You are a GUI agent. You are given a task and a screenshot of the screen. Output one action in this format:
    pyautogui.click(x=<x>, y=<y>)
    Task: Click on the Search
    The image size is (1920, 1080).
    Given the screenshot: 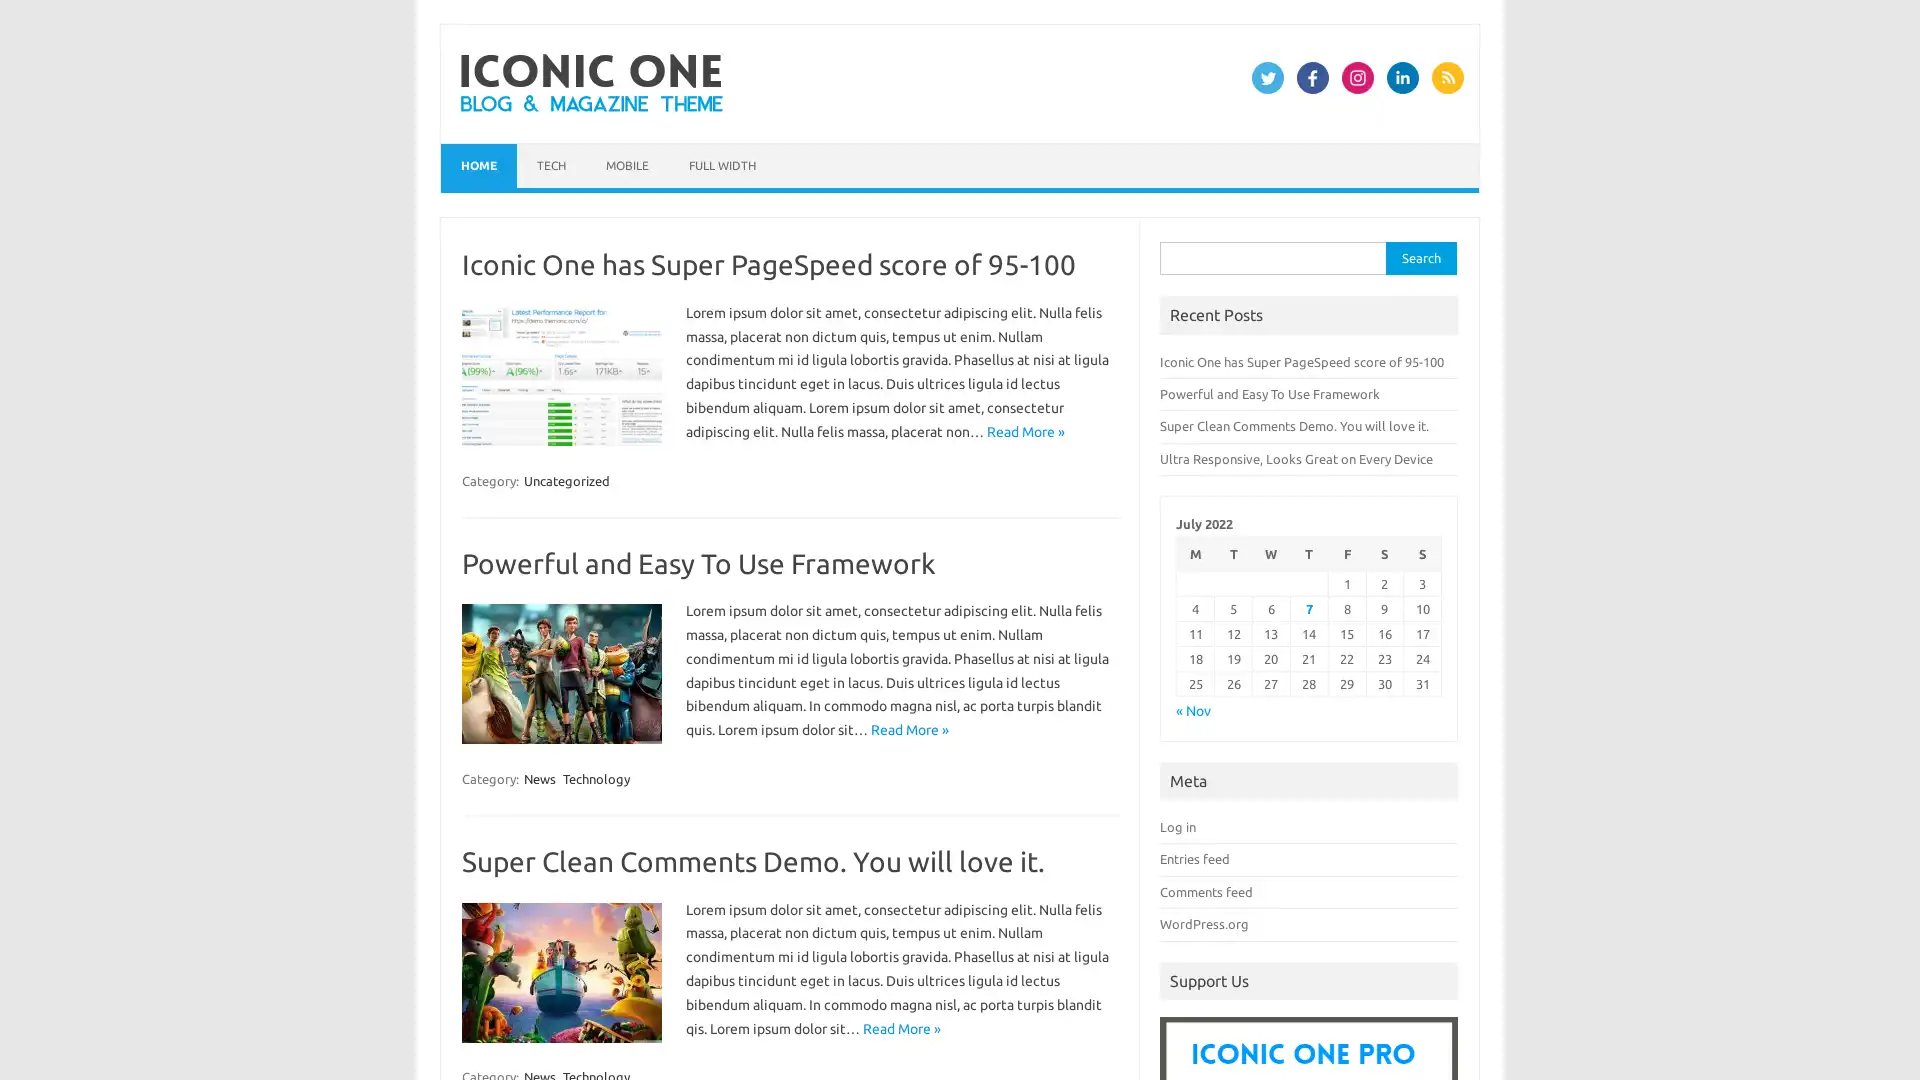 What is the action you would take?
    pyautogui.click(x=1419, y=257)
    